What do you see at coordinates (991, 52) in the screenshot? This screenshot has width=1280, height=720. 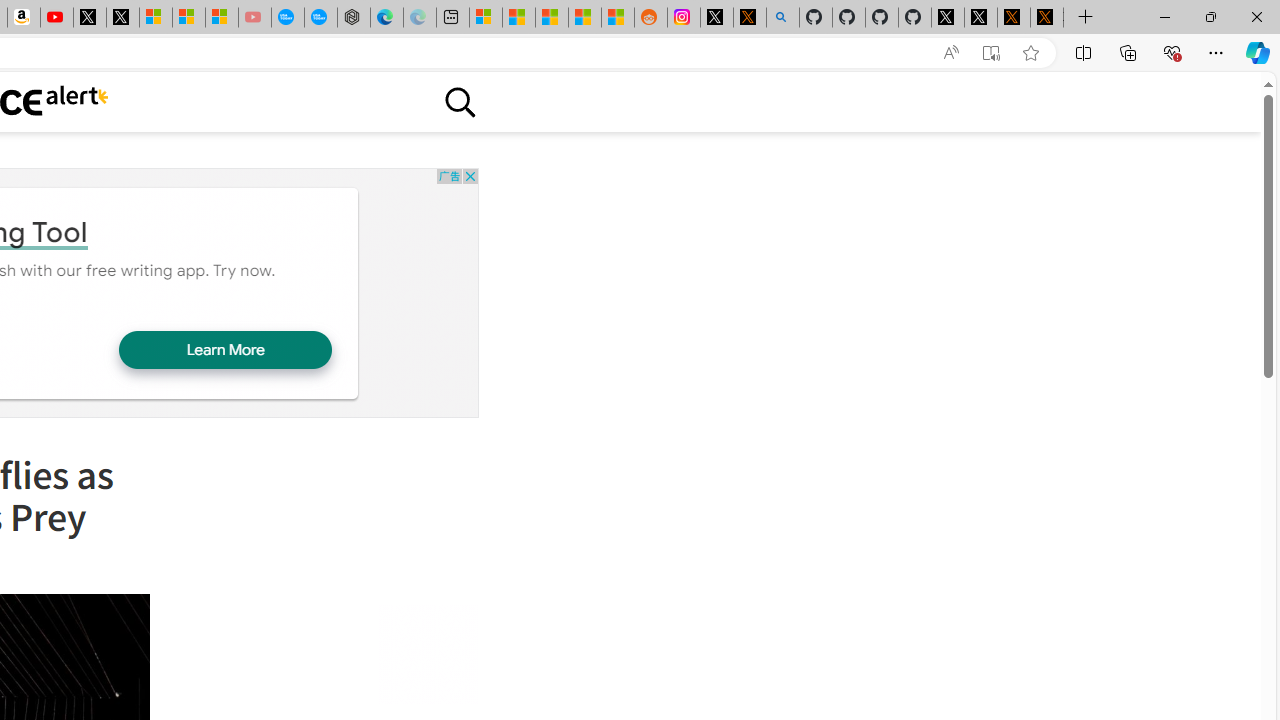 I see `'Enter Immersive Reader (F9)'` at bounding box center [991, 52].